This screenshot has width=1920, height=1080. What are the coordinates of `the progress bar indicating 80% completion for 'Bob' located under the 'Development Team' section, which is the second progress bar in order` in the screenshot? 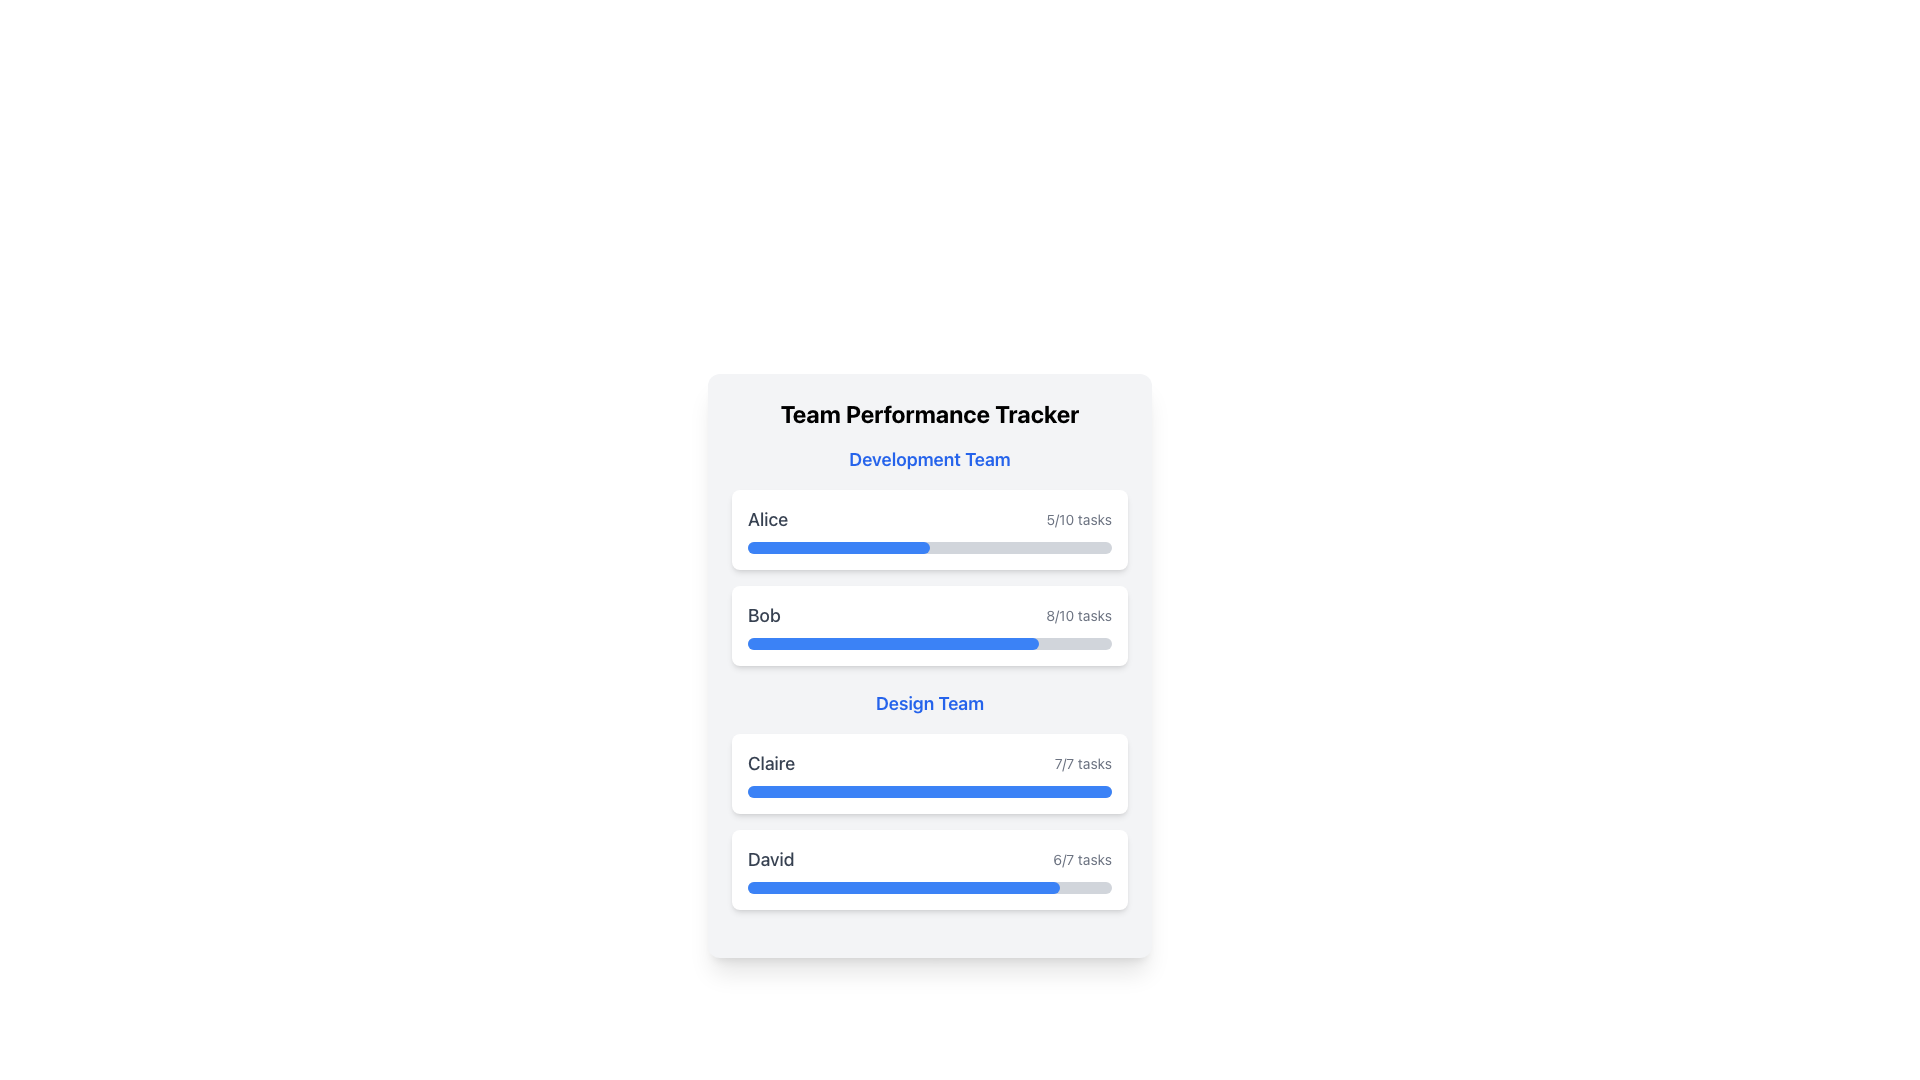 It's located at (929, 644).